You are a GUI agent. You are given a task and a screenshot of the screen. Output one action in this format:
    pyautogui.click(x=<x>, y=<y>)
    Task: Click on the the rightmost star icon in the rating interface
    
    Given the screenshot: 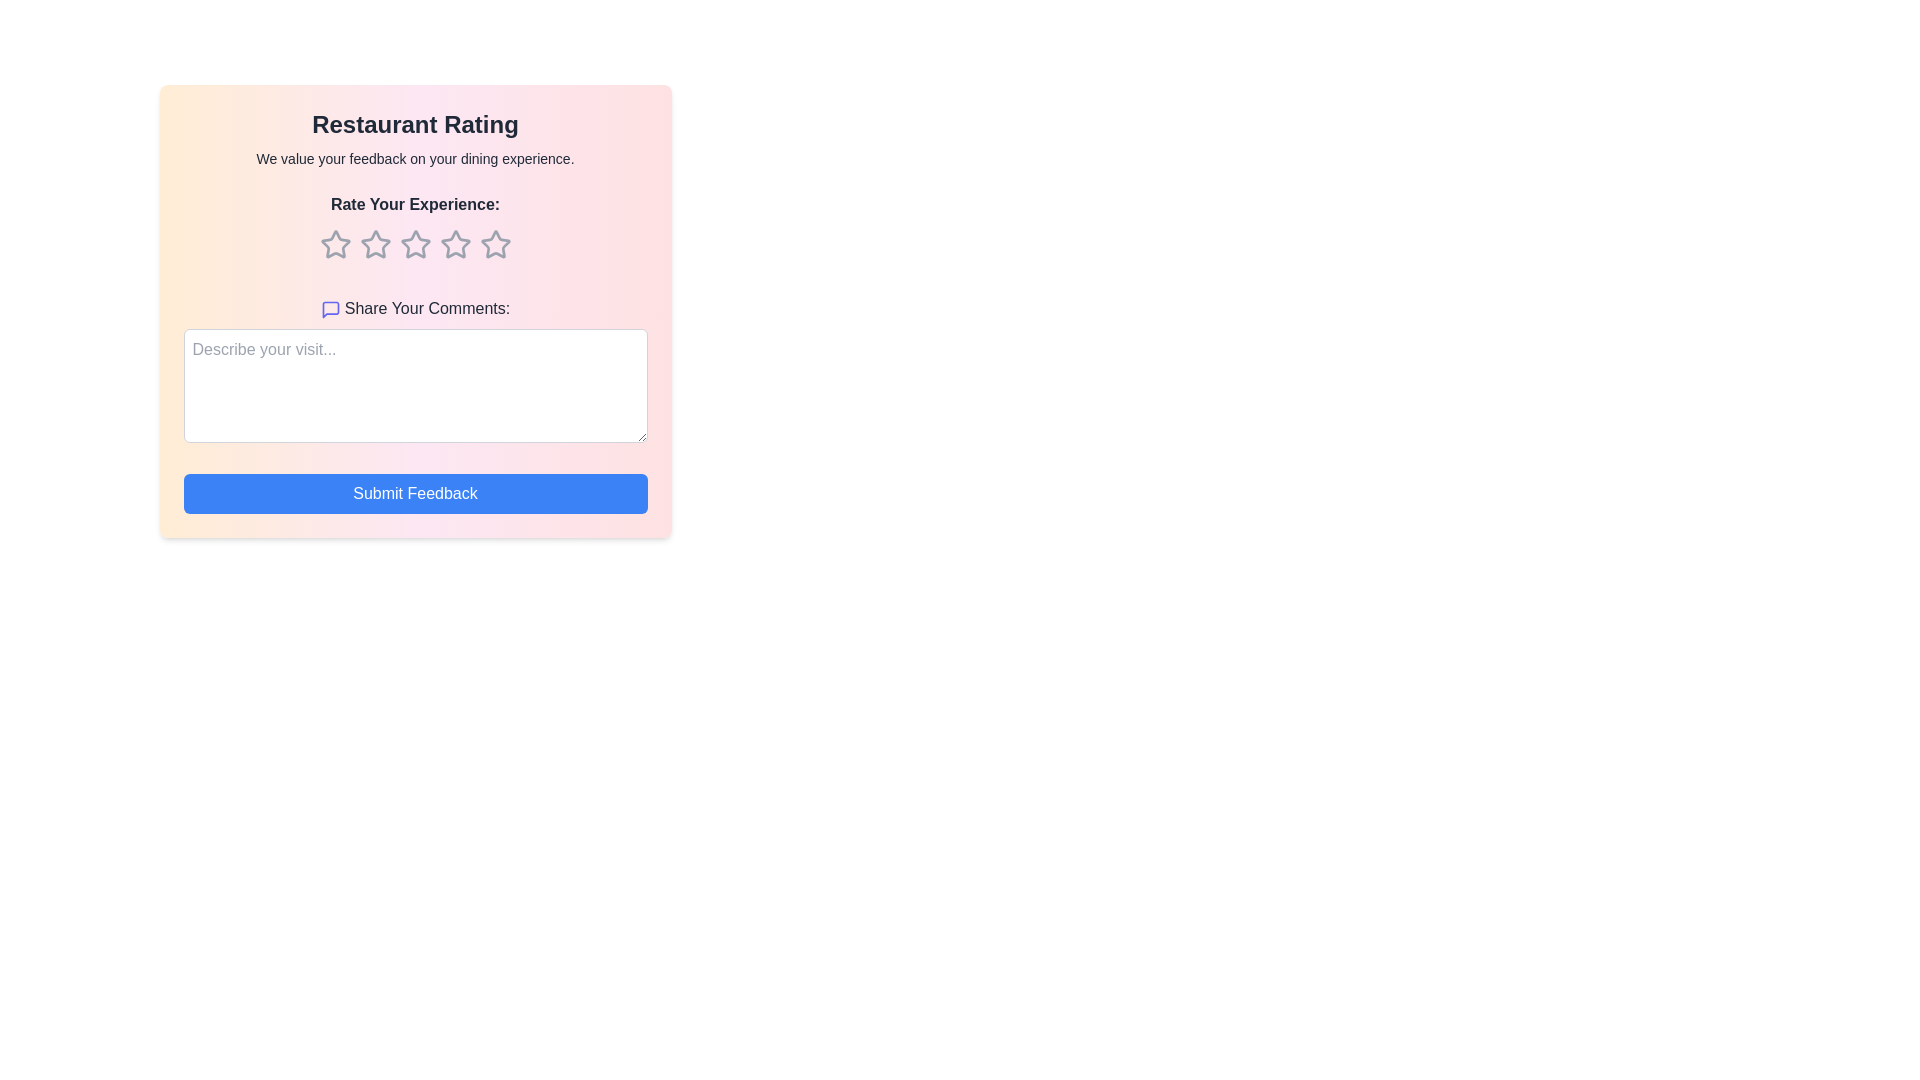 What is the action you would take?
    pyautogui.click(x=494, y=242)
    